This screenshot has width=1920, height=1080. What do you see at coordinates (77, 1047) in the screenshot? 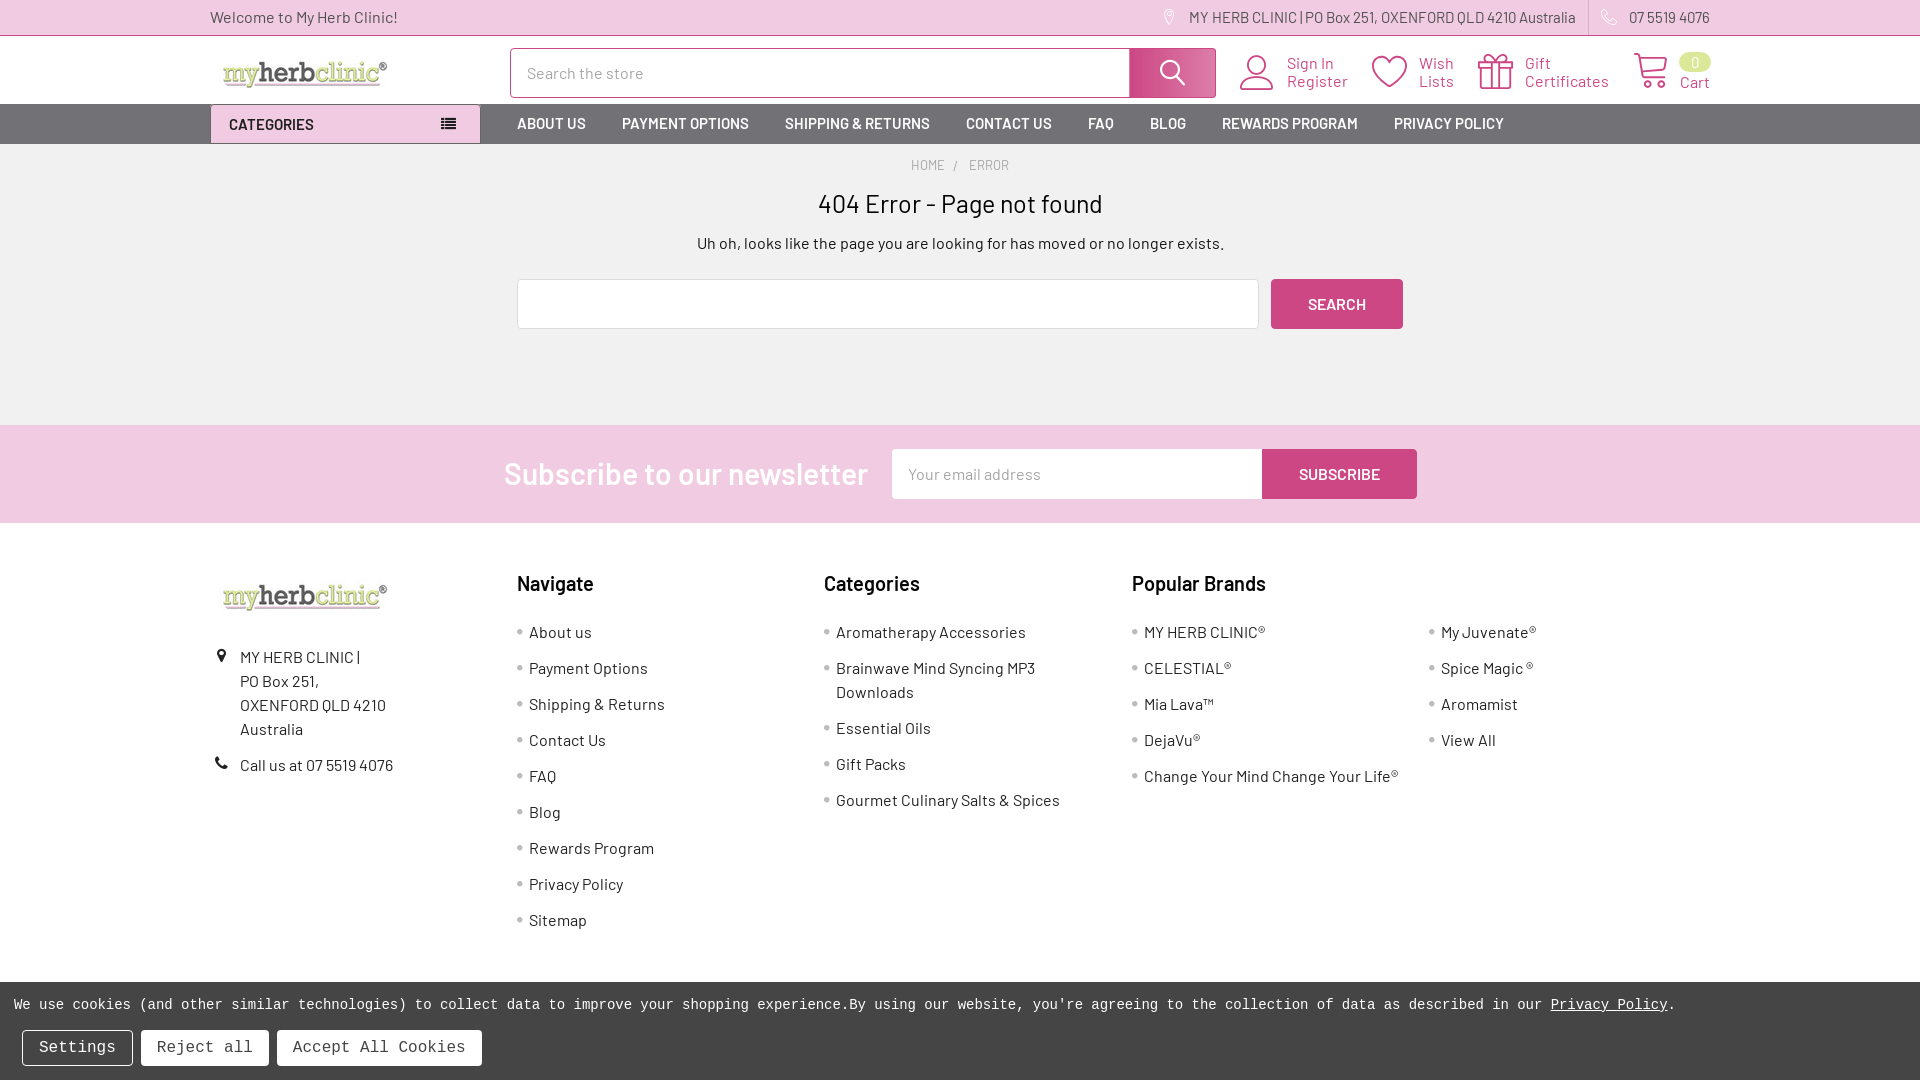
I see `'Settings'` at bounding box center [77, 1047].